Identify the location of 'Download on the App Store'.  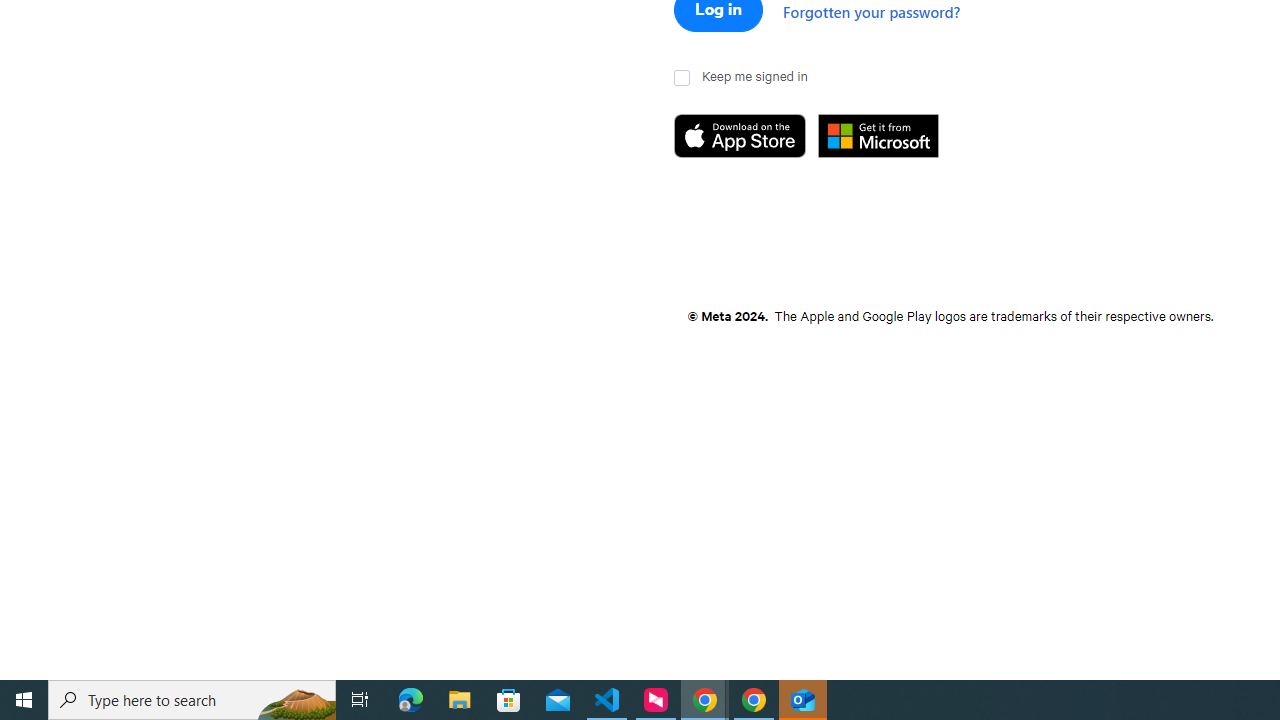
(745, 136).